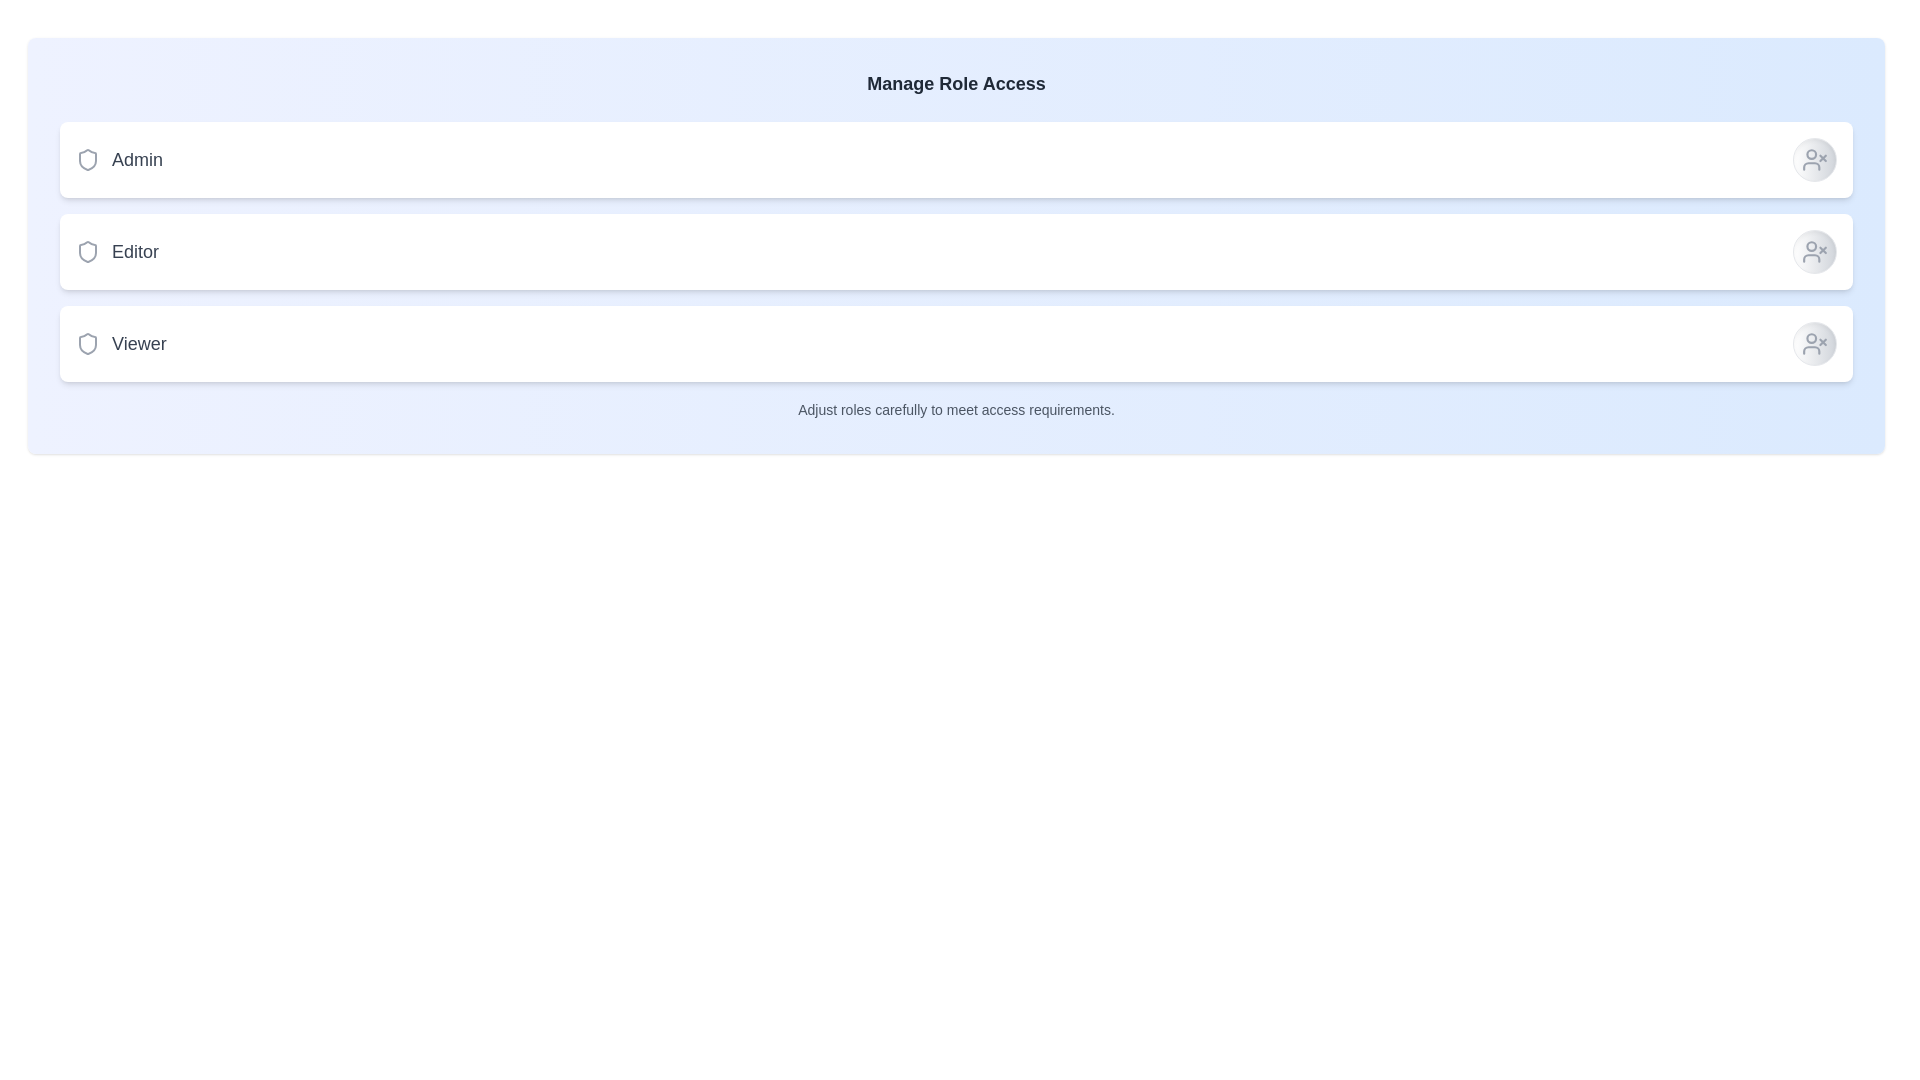 Image resolution: width=1920 pixels, height=1080 pixels. Describe the element at coordinates (118, 158) in the screenshot. I see `the 'Admin' text label, which is the first item in a vertically aligned list of role descriptions, styled in bold gray font and located next to a shield icon` at that location.